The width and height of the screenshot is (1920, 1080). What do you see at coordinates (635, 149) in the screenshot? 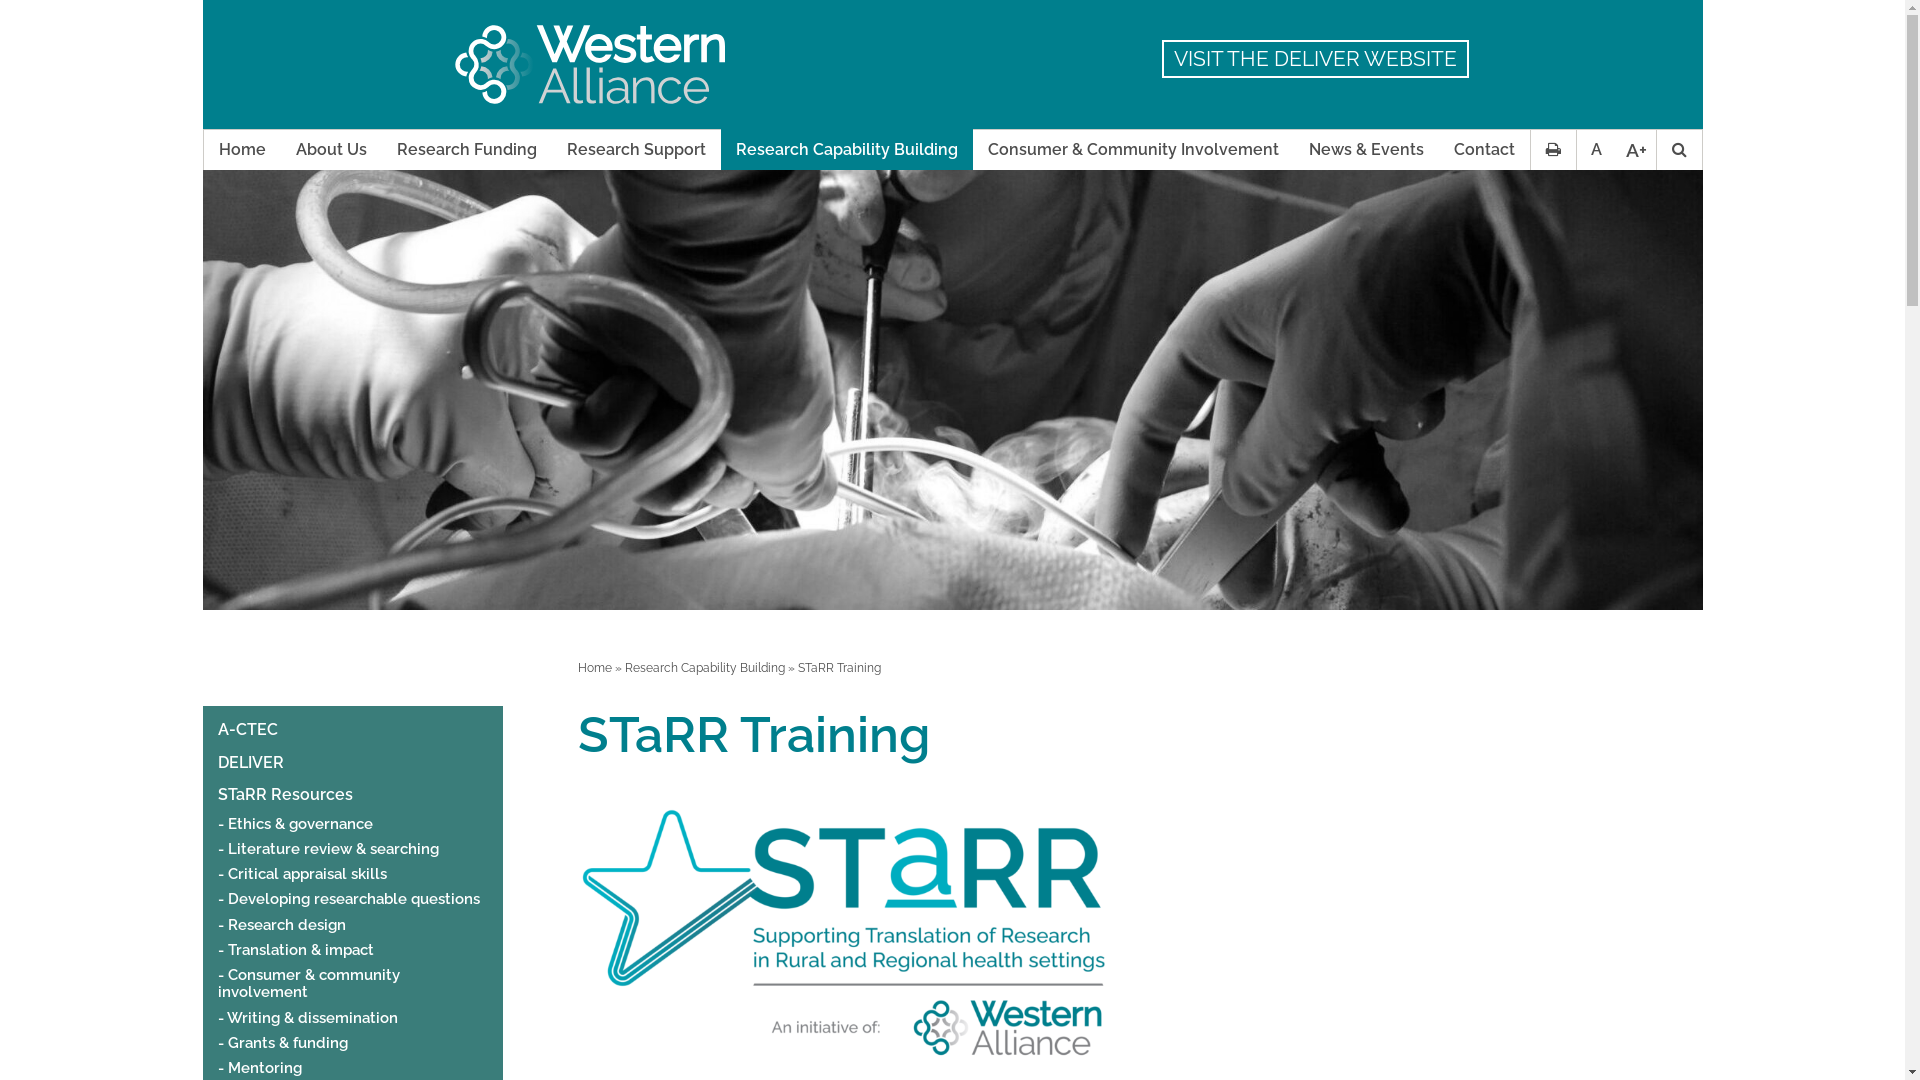
I see `'Research Support'` at bounding box center [635, 149].